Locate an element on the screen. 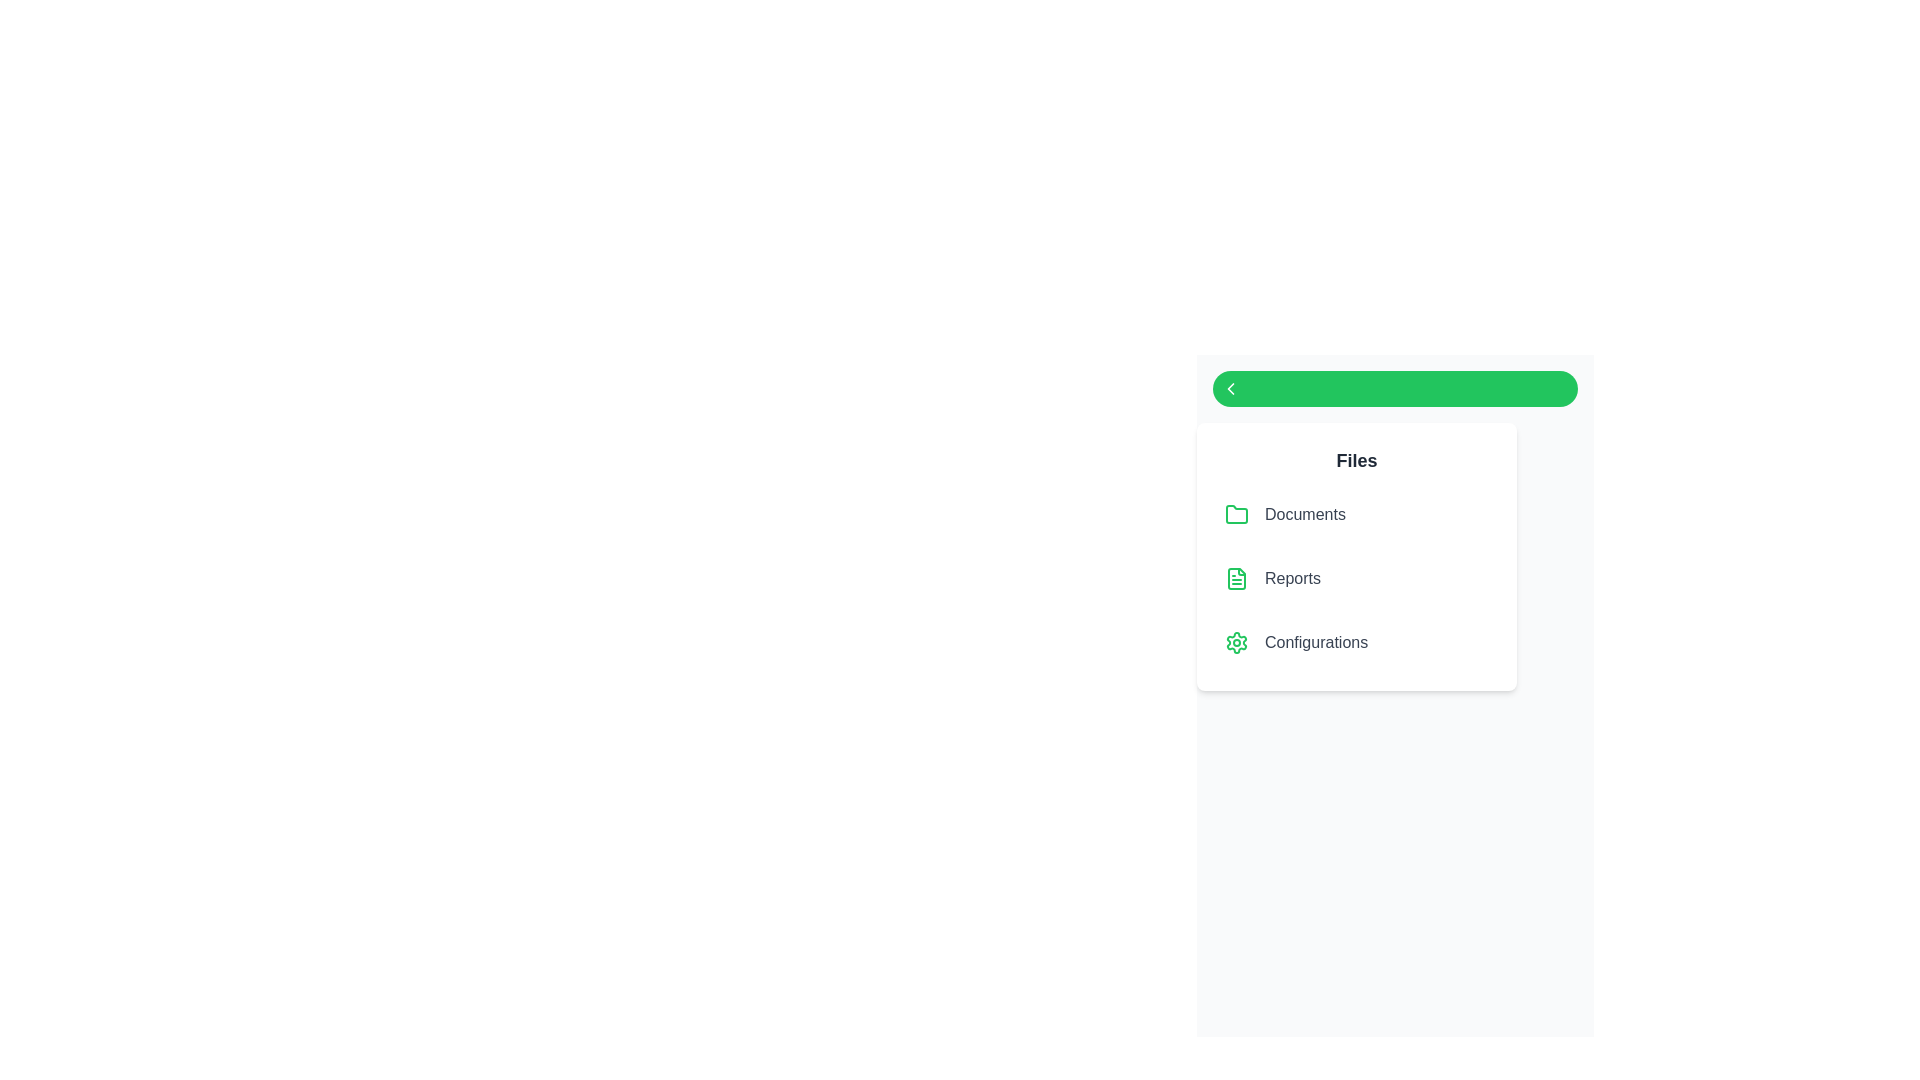 This screenshot has height=1080, width=1920. the file item labeled 'Documents' to highlight it is located at coordinates (1357, 514).